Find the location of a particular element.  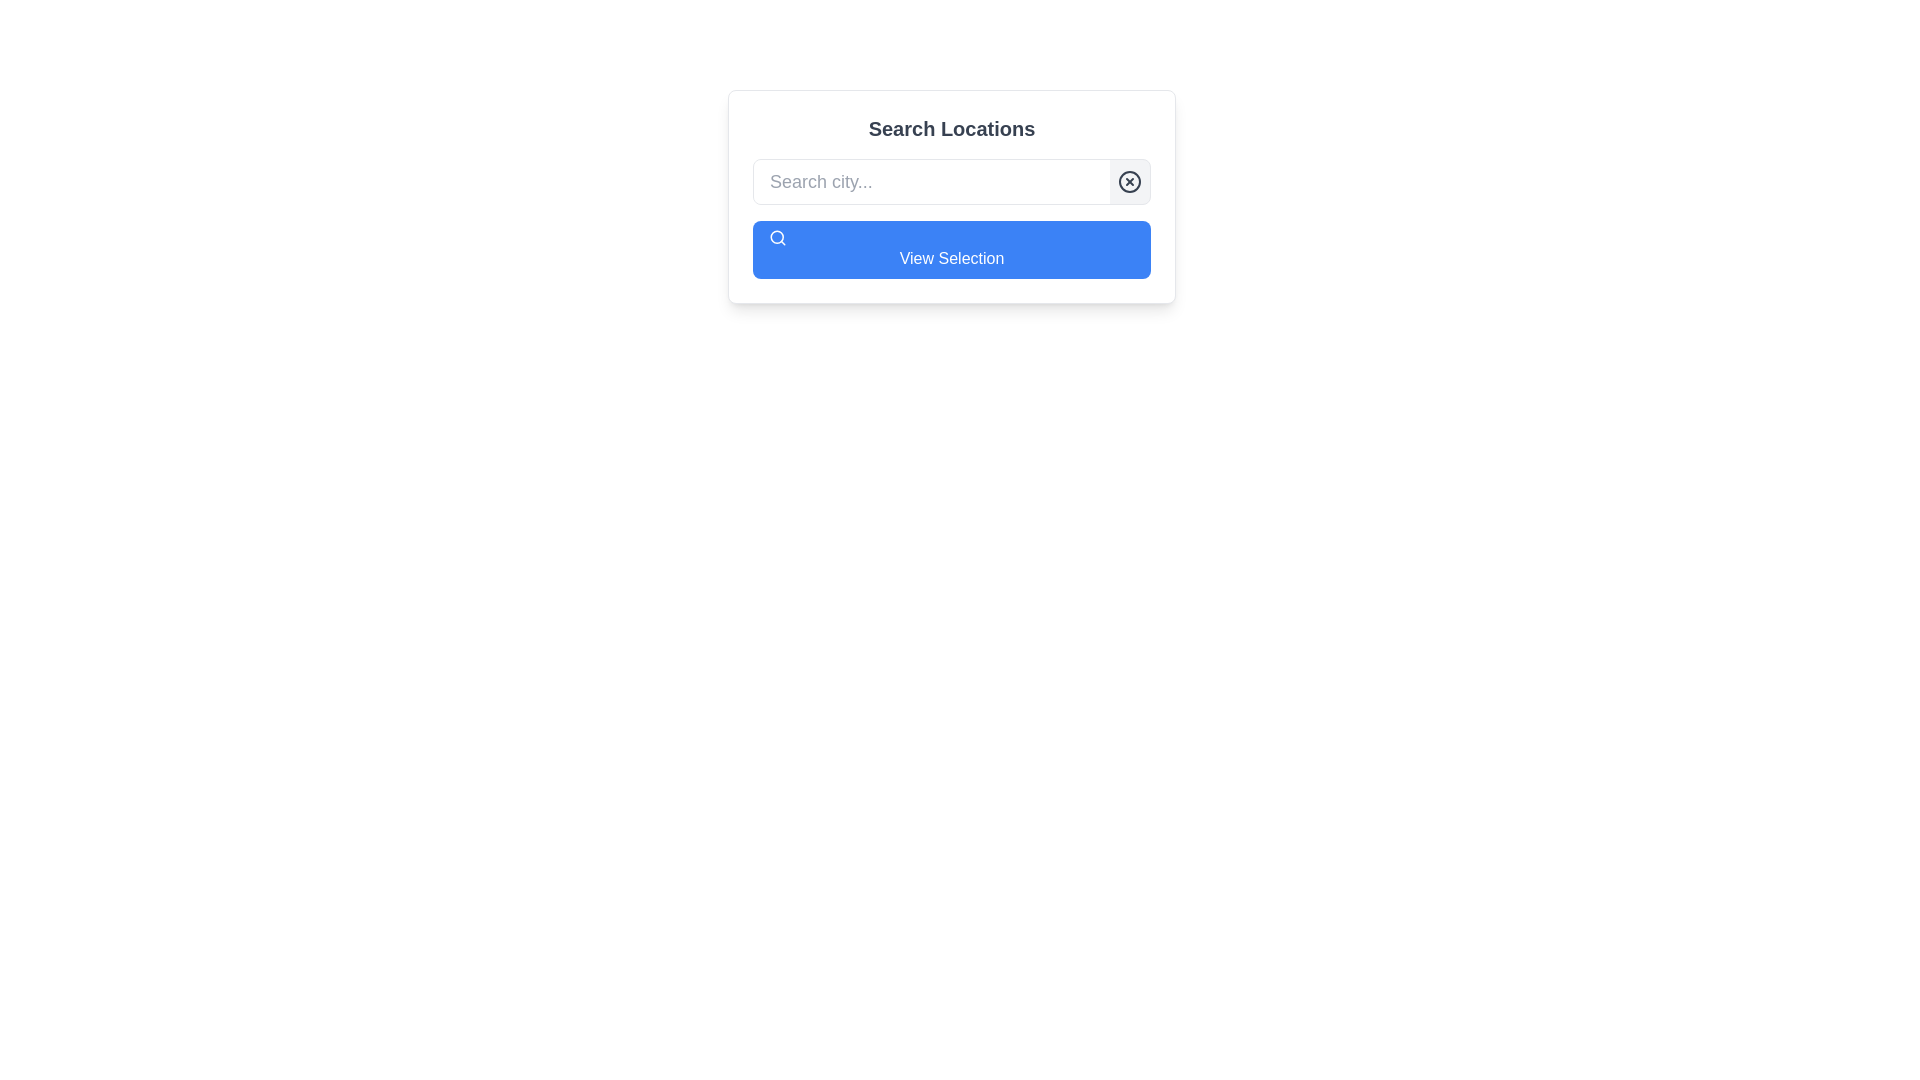

the magnifying glass icon, which is situated on the left side of the blue rectangular 'View Selection' button is located at coordinates (776, 237).